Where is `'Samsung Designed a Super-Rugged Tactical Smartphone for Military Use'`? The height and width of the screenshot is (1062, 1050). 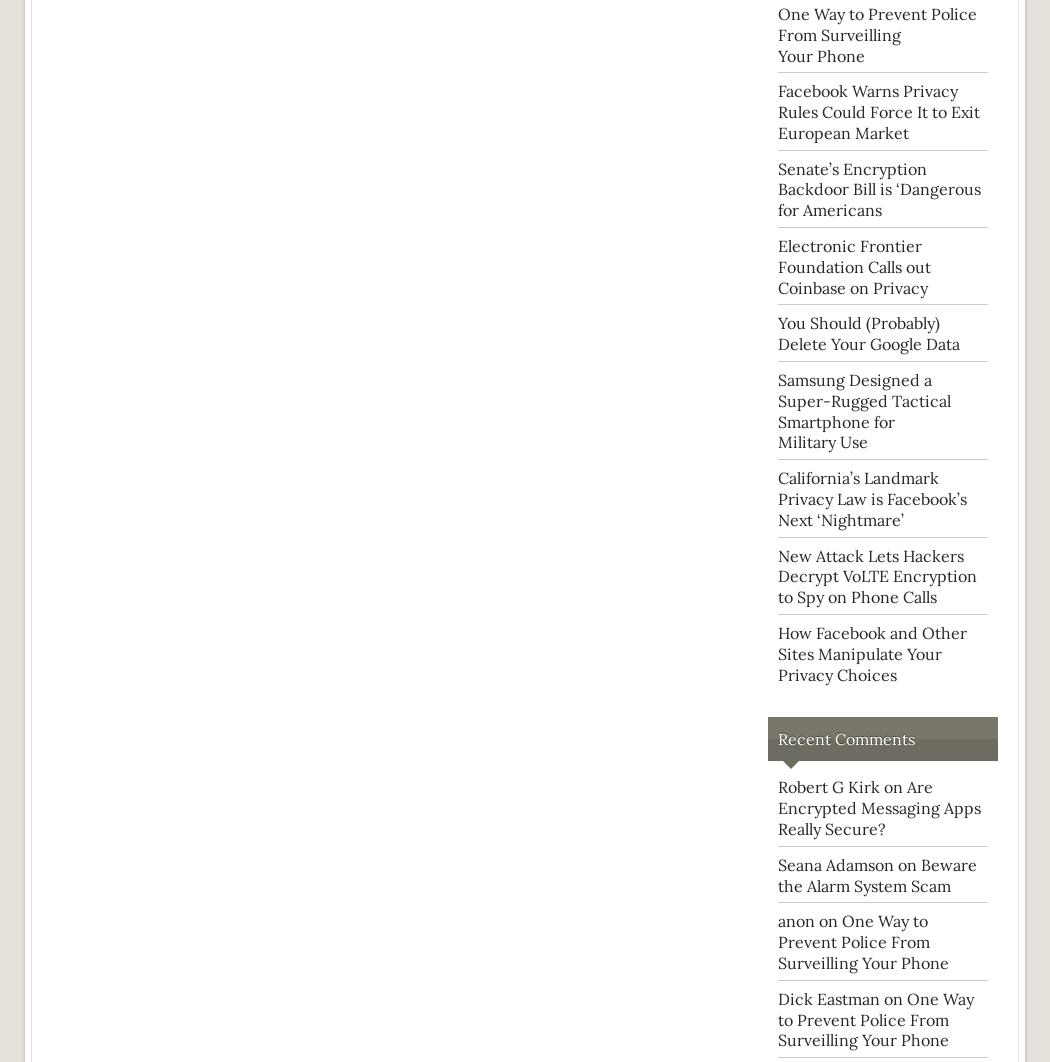
'Samsung Designed a Super-Rugged Tactical Smartphone for Military Use' is located at coordinates (778, 409).